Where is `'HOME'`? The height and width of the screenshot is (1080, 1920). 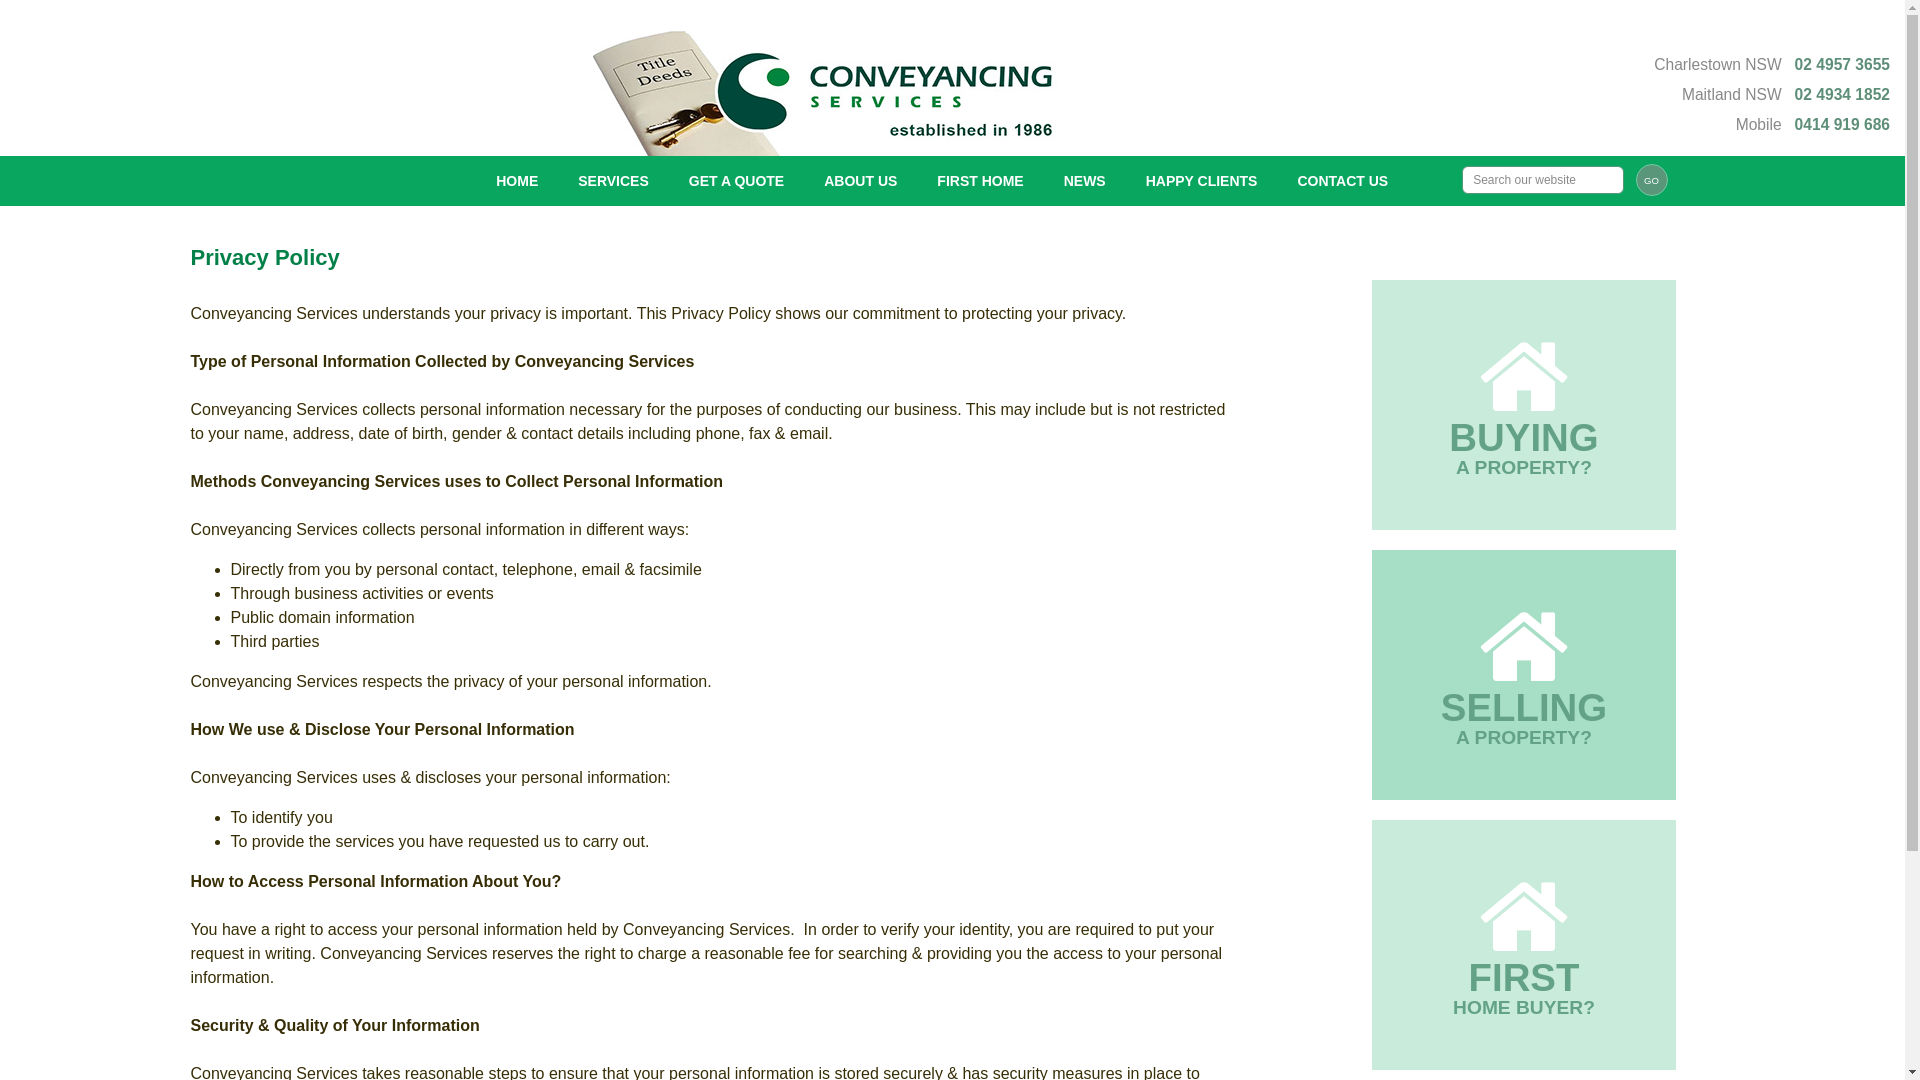
'HOME' is located at coordinates (474, 181).